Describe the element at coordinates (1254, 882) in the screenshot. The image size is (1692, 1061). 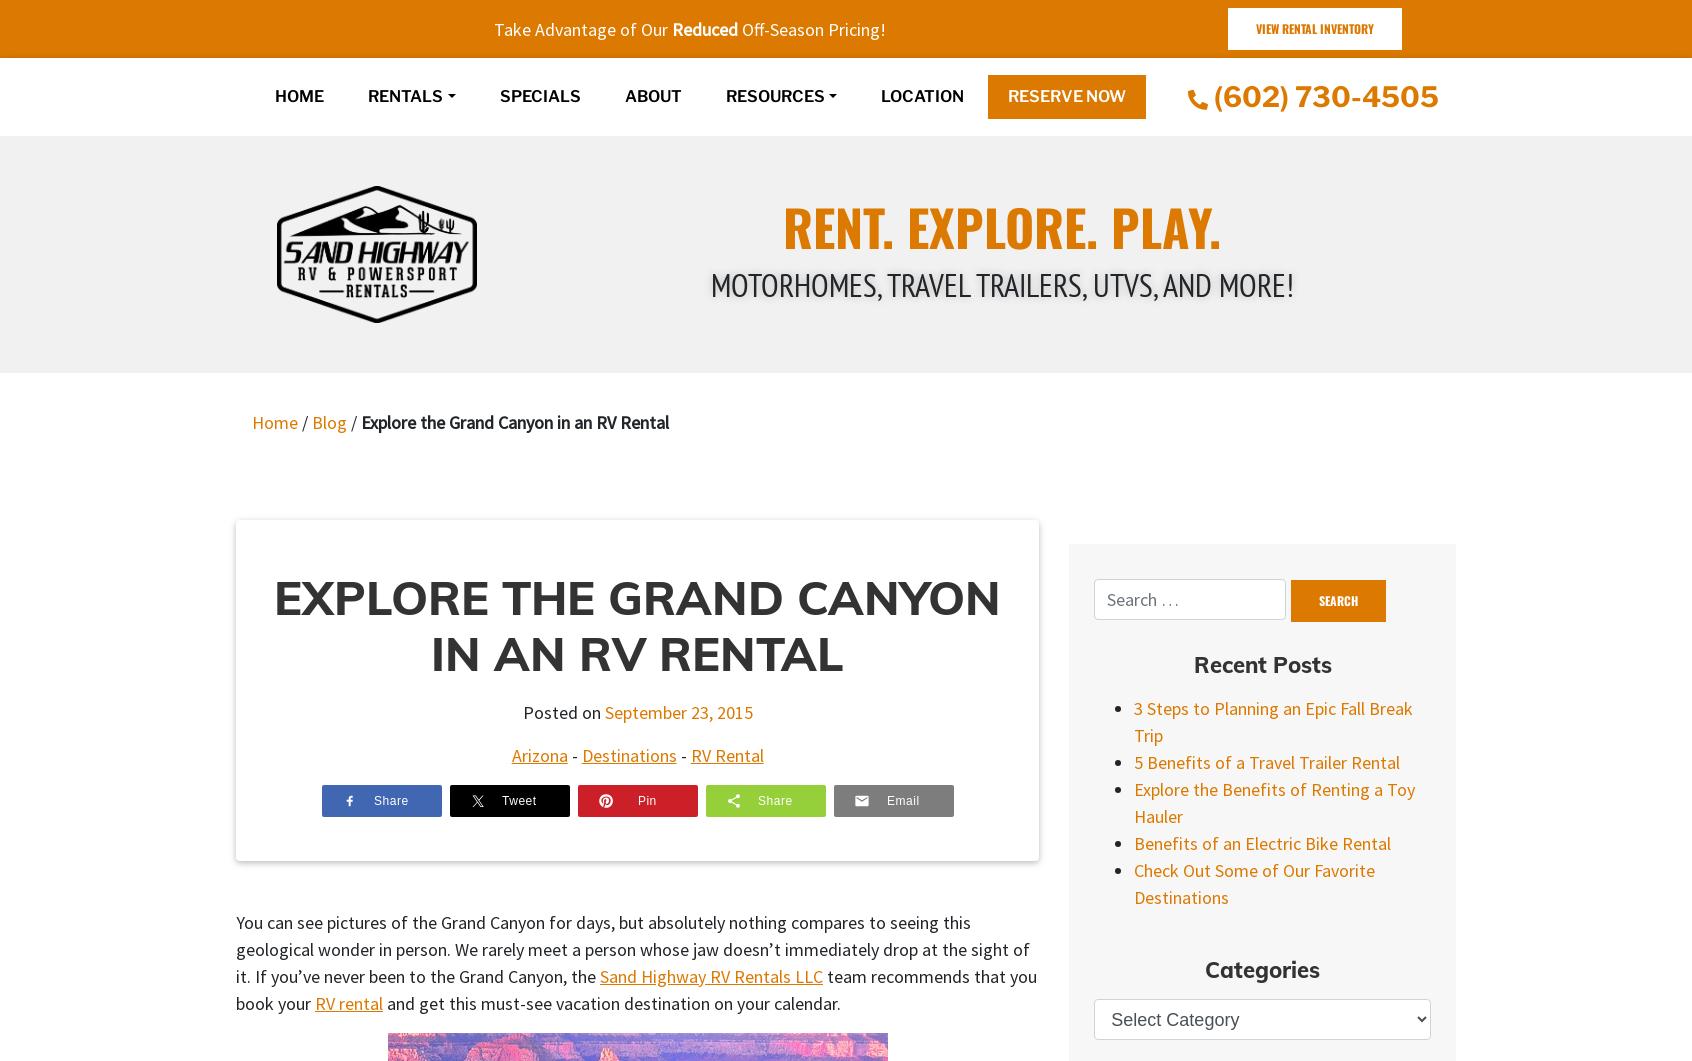
I see `'Check Out Some of Our Favorite Destinations'` at that location.